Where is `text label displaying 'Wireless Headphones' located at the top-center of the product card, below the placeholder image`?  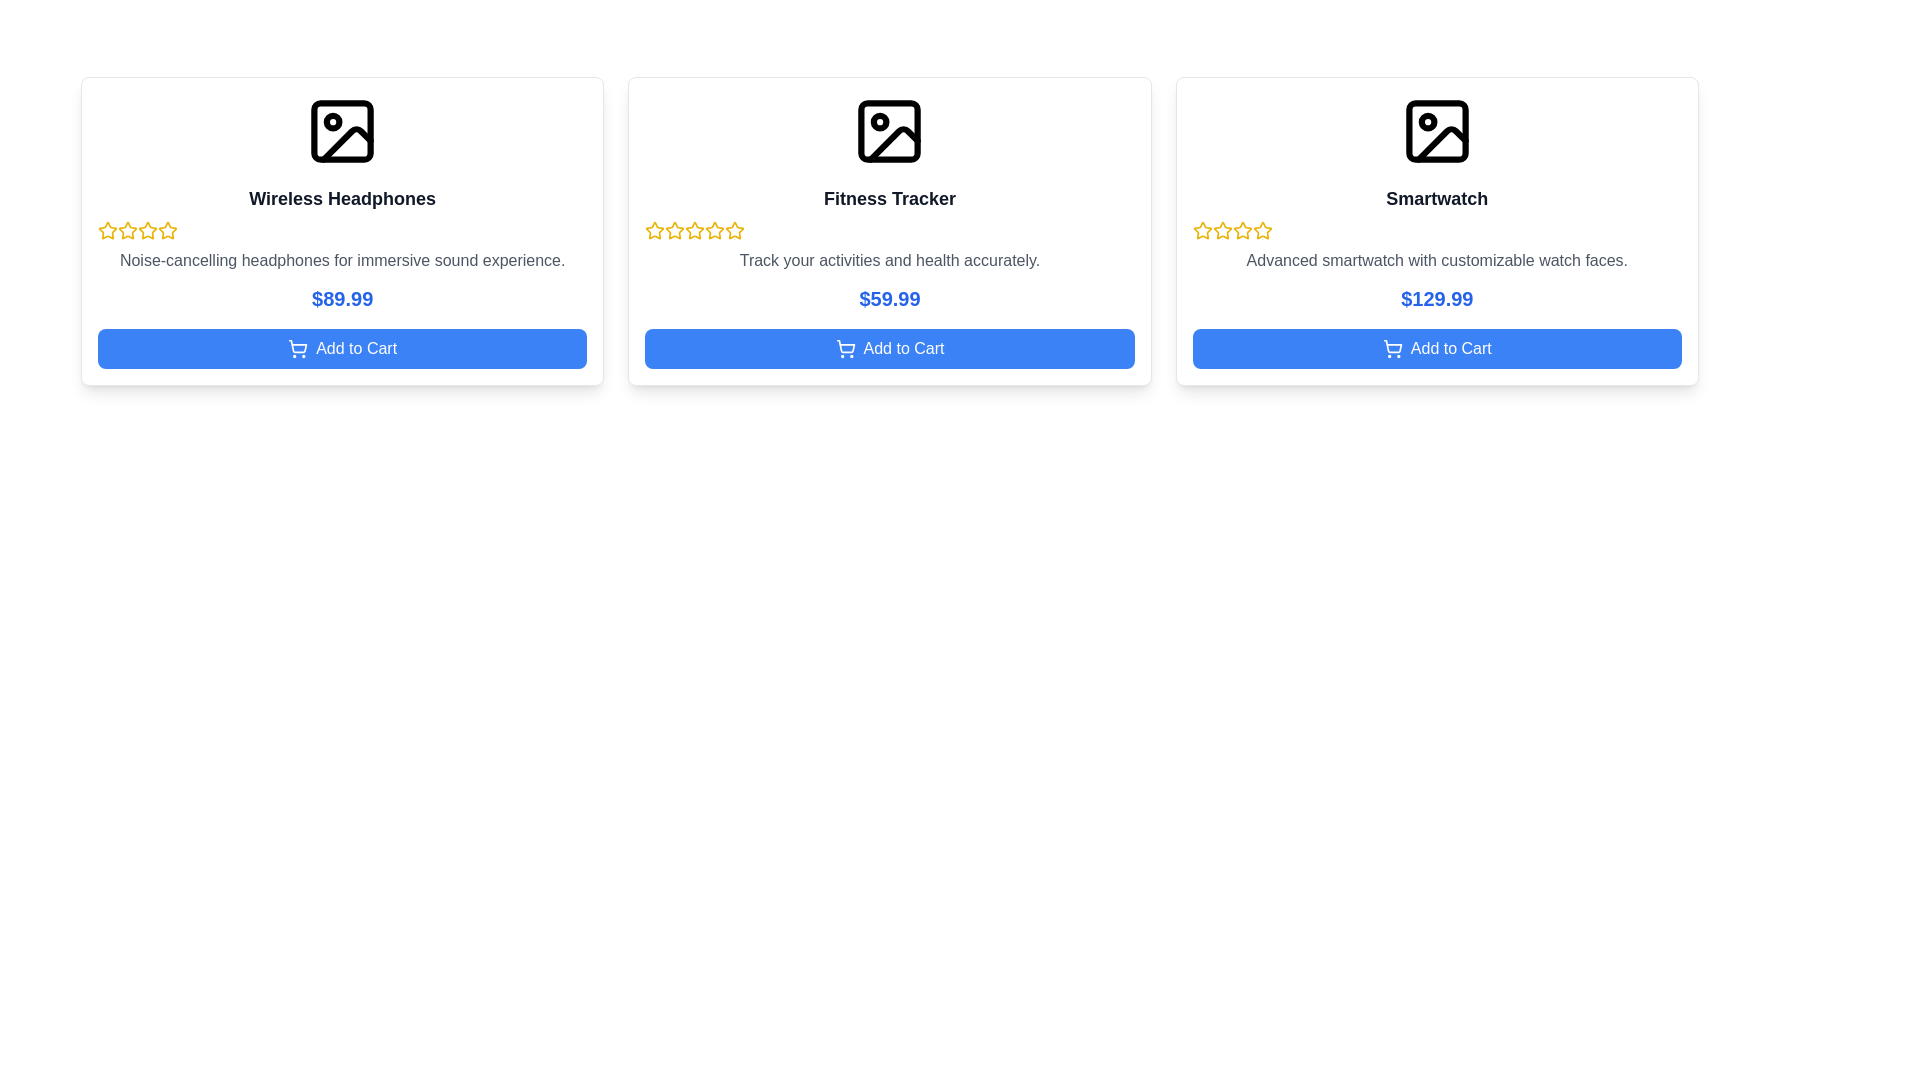
text label displaying 'Wireless Headphones' located at the top-center of the product card, below the placeholder image is located at coordinates (342, 199).